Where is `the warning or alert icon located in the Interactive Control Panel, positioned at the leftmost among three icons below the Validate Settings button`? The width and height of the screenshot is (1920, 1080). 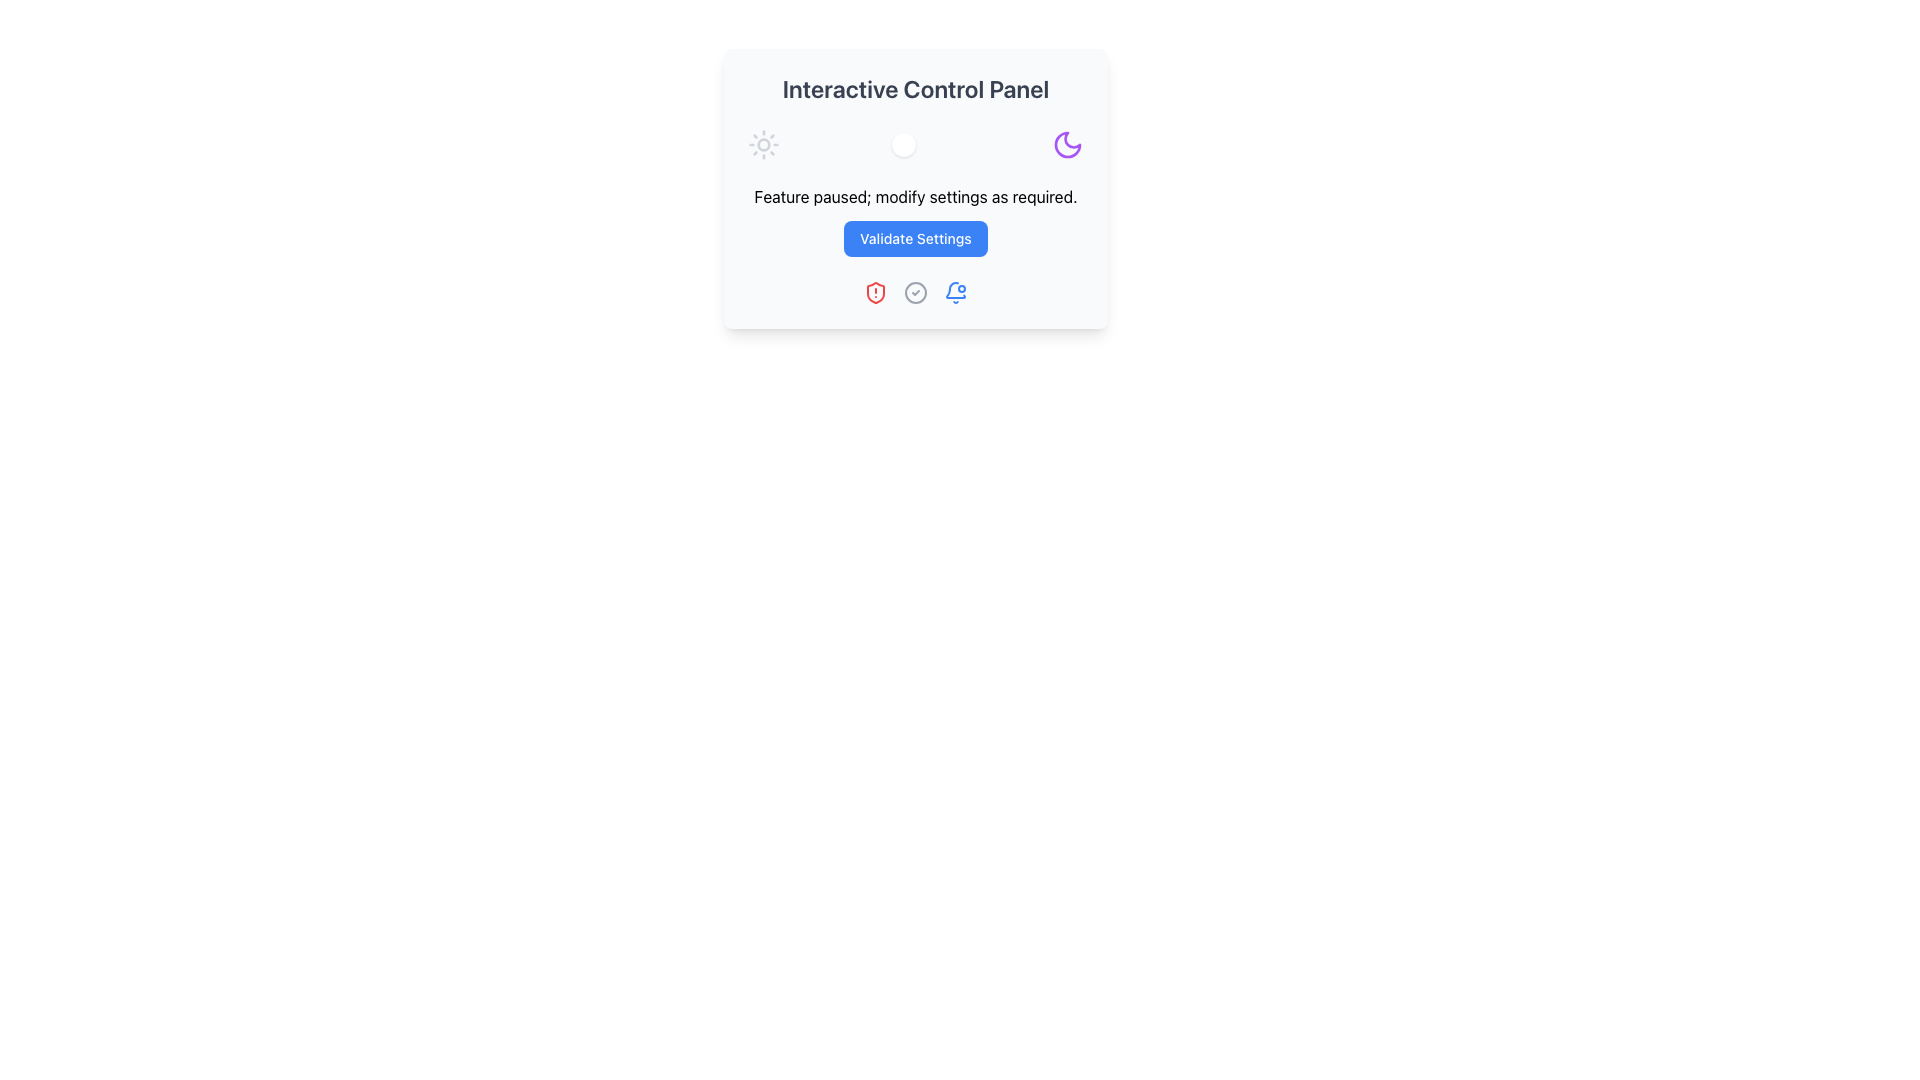 the warning or alert icon located in the Interactive Control Panel, positioned at the leftmost among three icons below the Validate Settings button is located at coordinates (875, 293).